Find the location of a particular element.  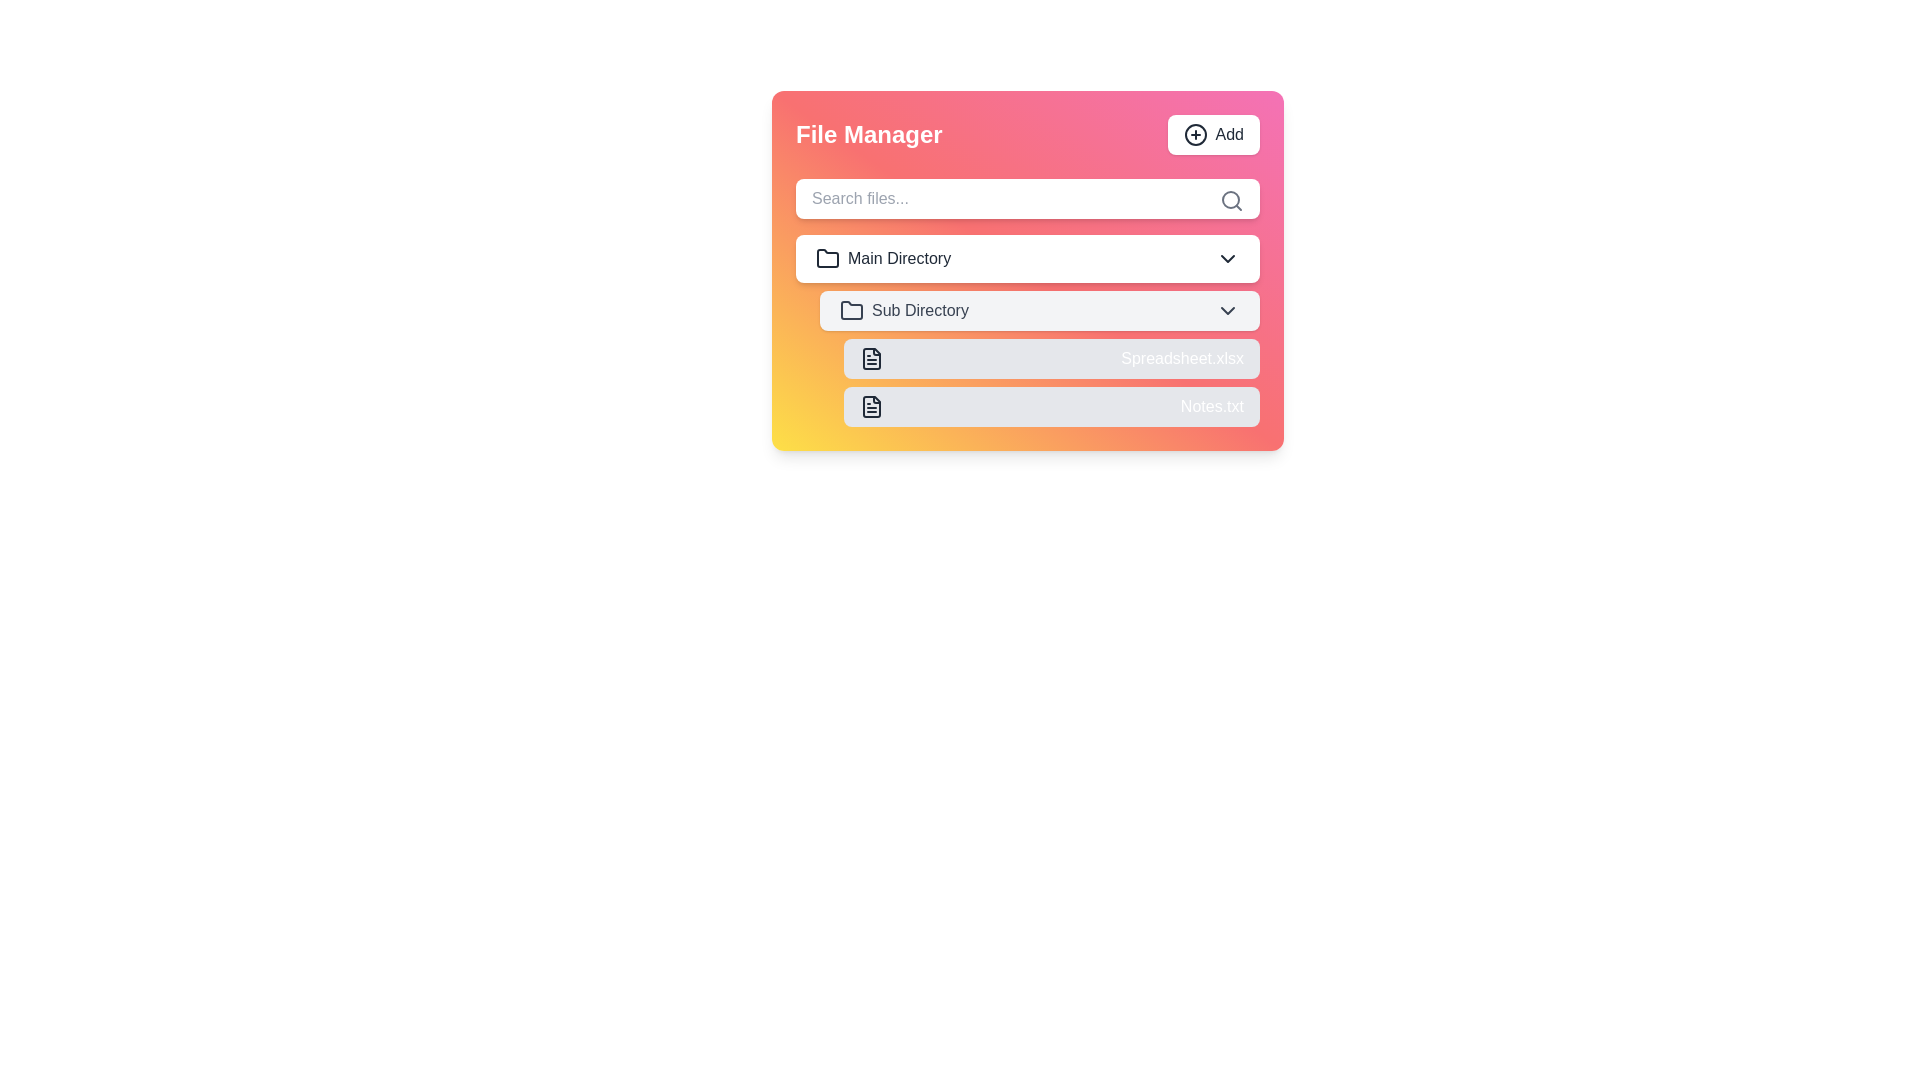

the text file icon for 'Notes.txt' located at the bottom of the file list in the File Manager interface is located at coordinates (872, 406).